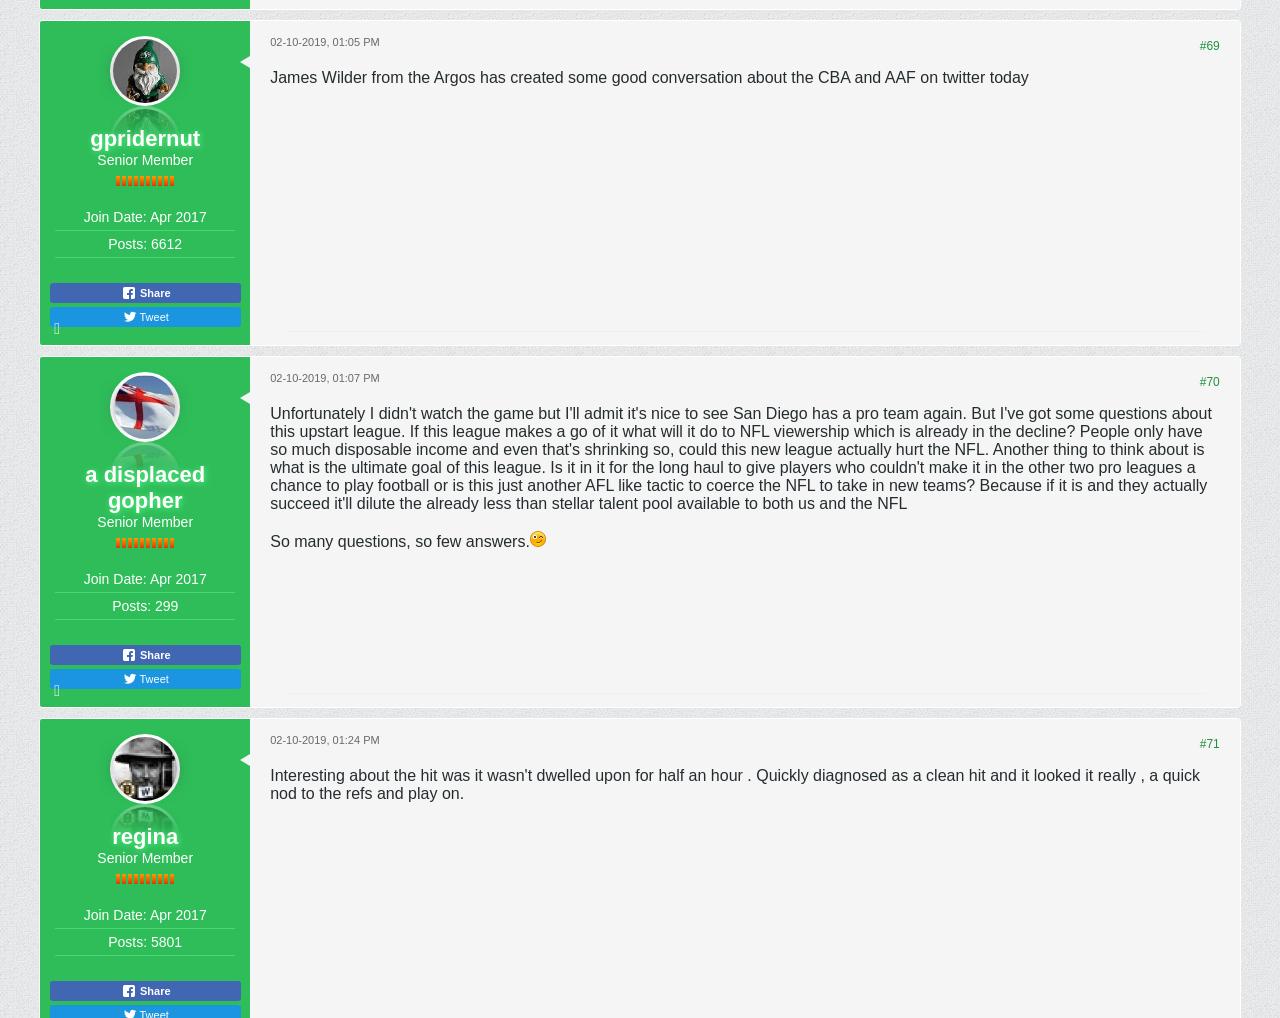  What do you see at coordinates (399, 539) in the screenshot?
I see `'So many questions, so few answers.'` at bounding box center [399, 539].